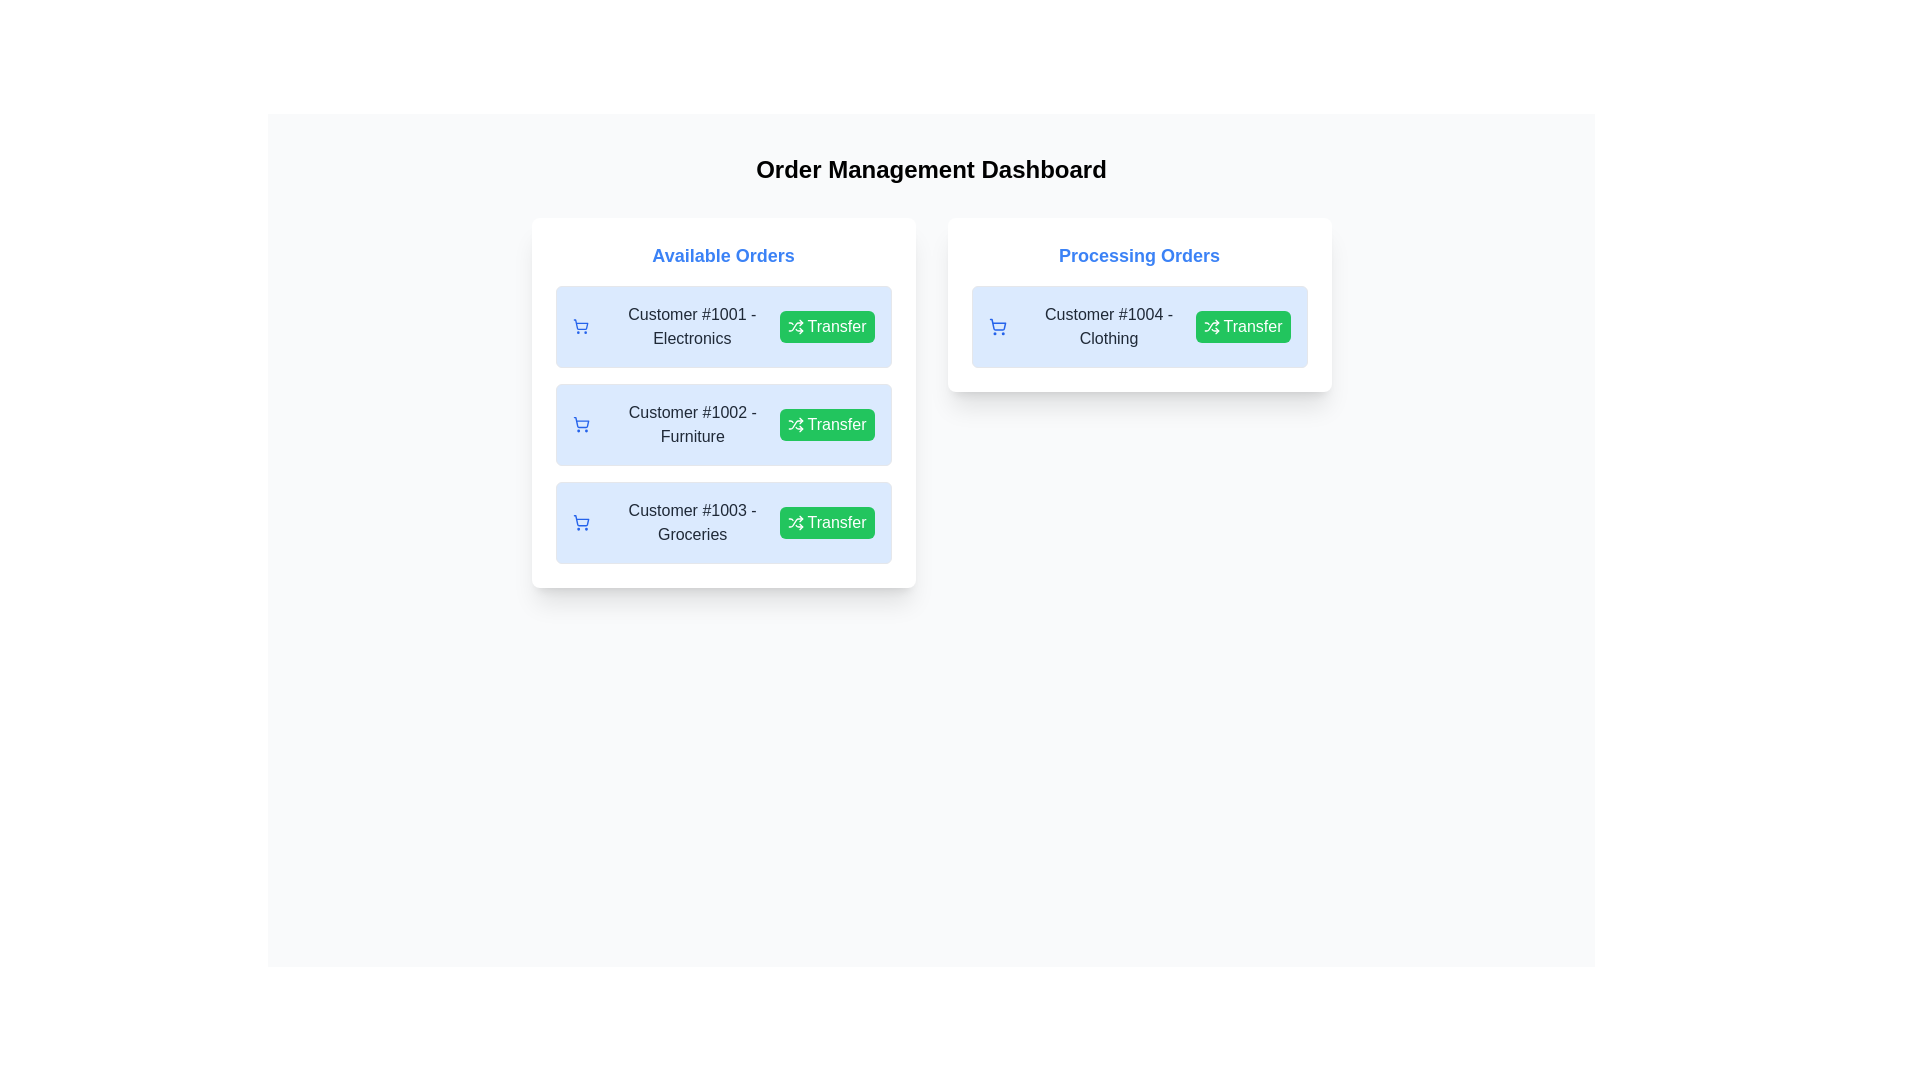 This screenshot has width=1920, height=1080. Describe the element at coordinates (722, 522) in the screenshot. I see `the order details for customer number 1003 in the 'Available Orders' panel` at that location.